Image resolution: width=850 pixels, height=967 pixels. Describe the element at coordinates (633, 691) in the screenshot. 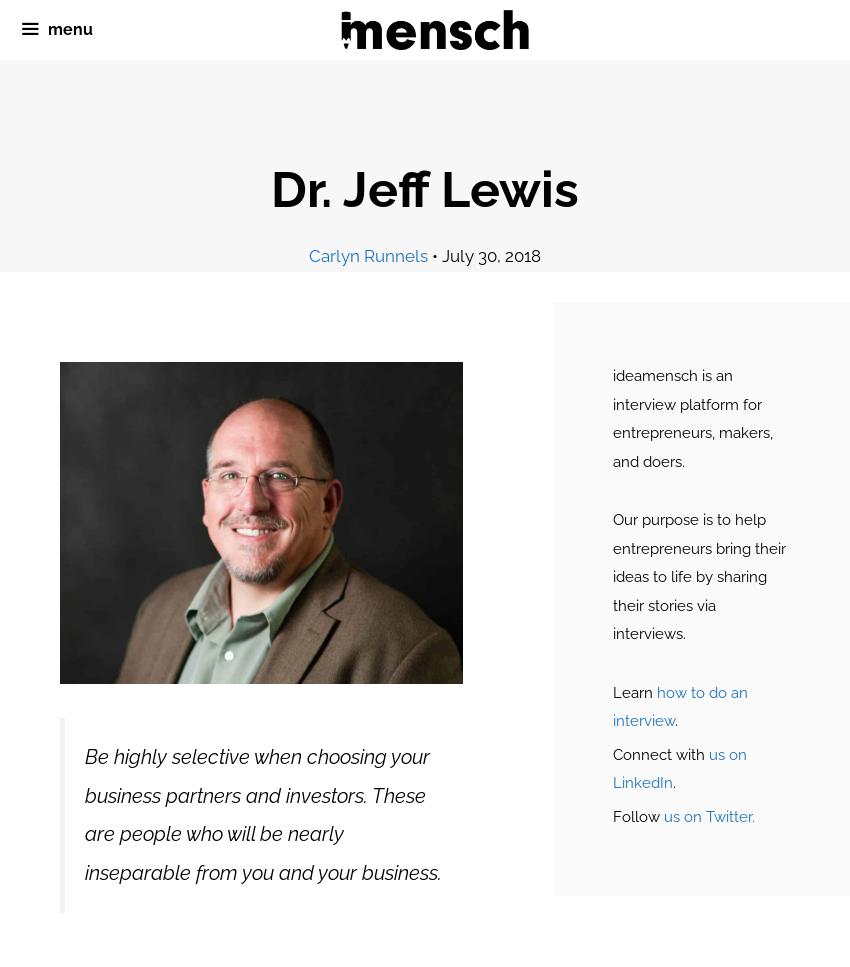

I see `'Learn'` at that location.